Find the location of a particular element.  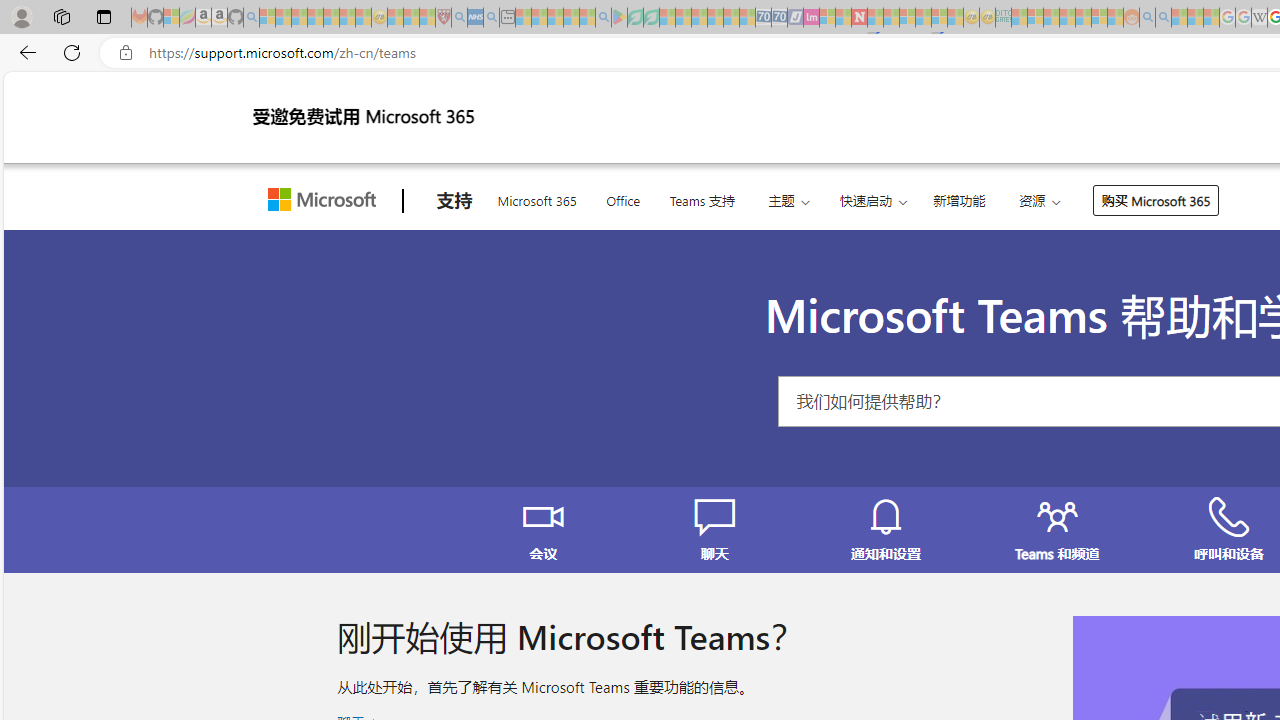

'MSNBC - MSN - Sleeping' is located at coordinates (1019, 17).